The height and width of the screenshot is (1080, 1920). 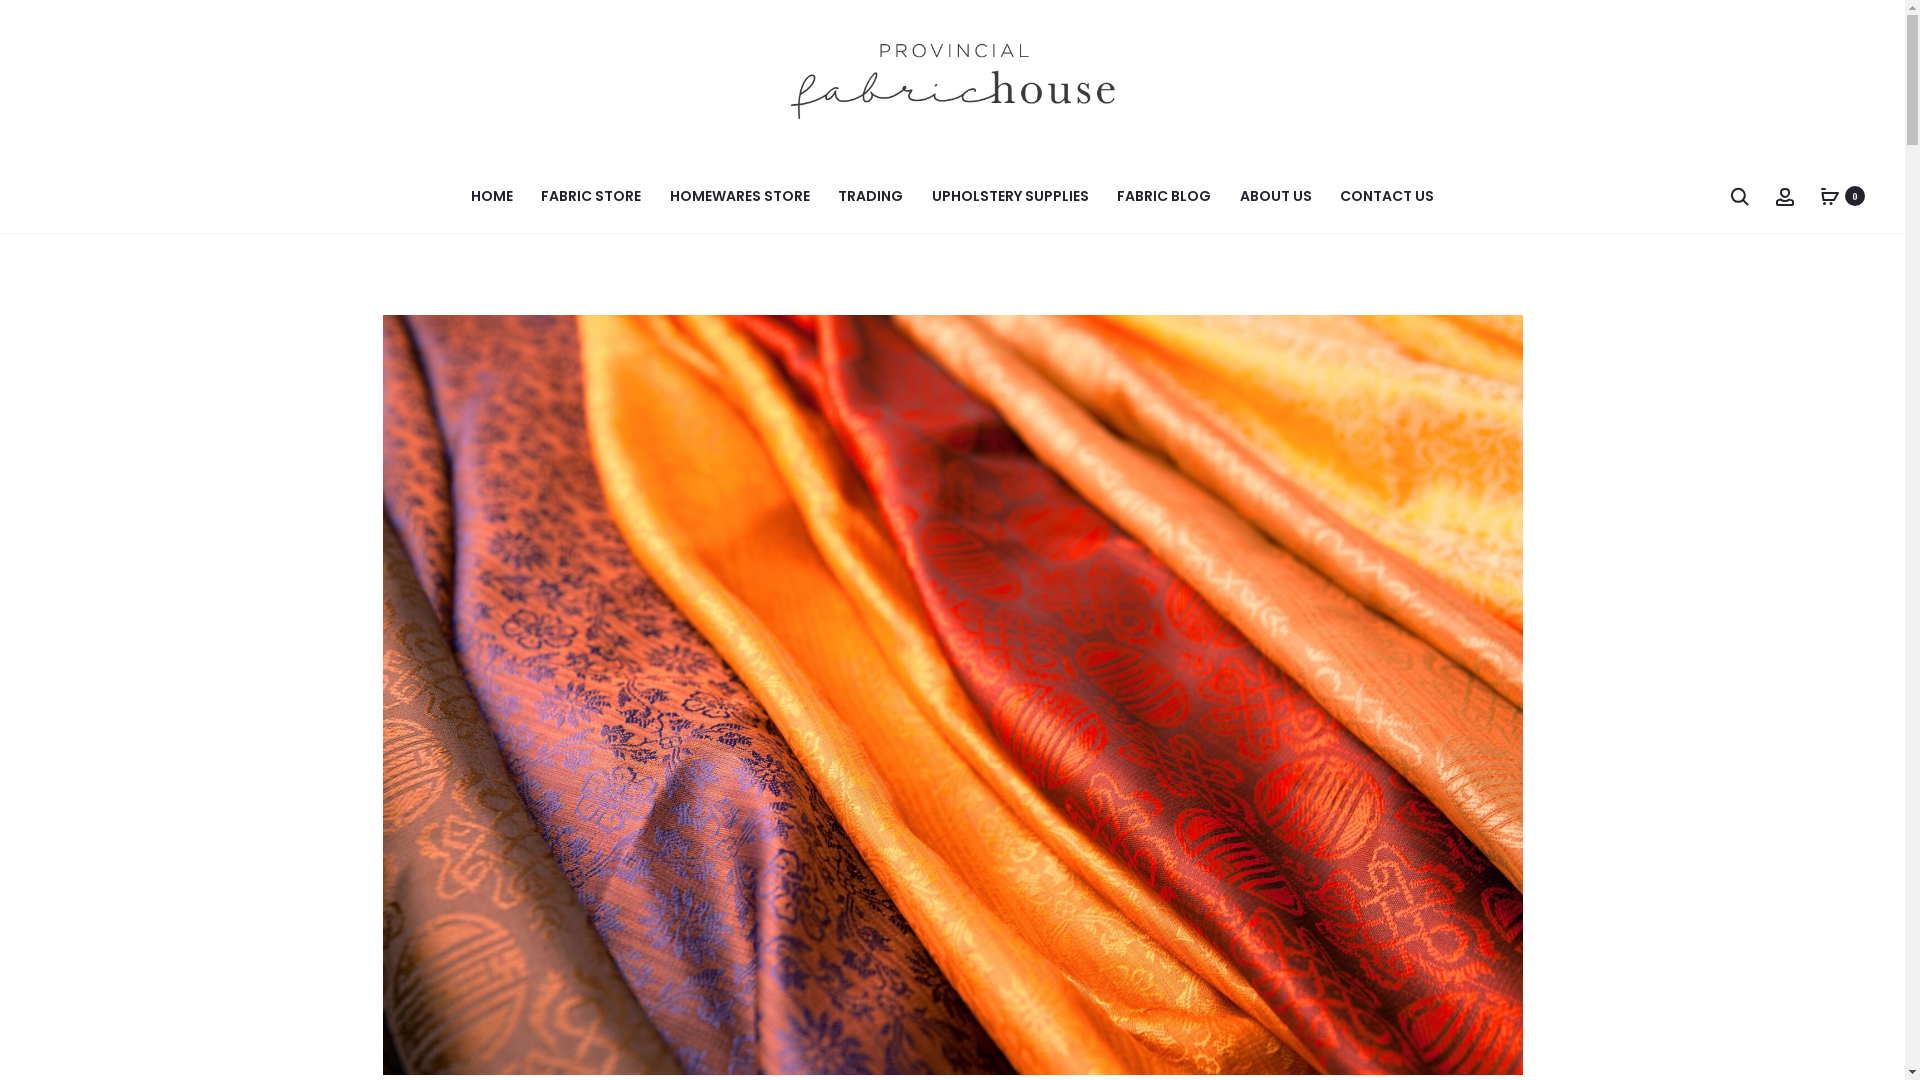 What do you see at coordinates (1163, 196) in the screenshot?
I see `'FABRIC BLOG'` at bounding box center [1163, 196].